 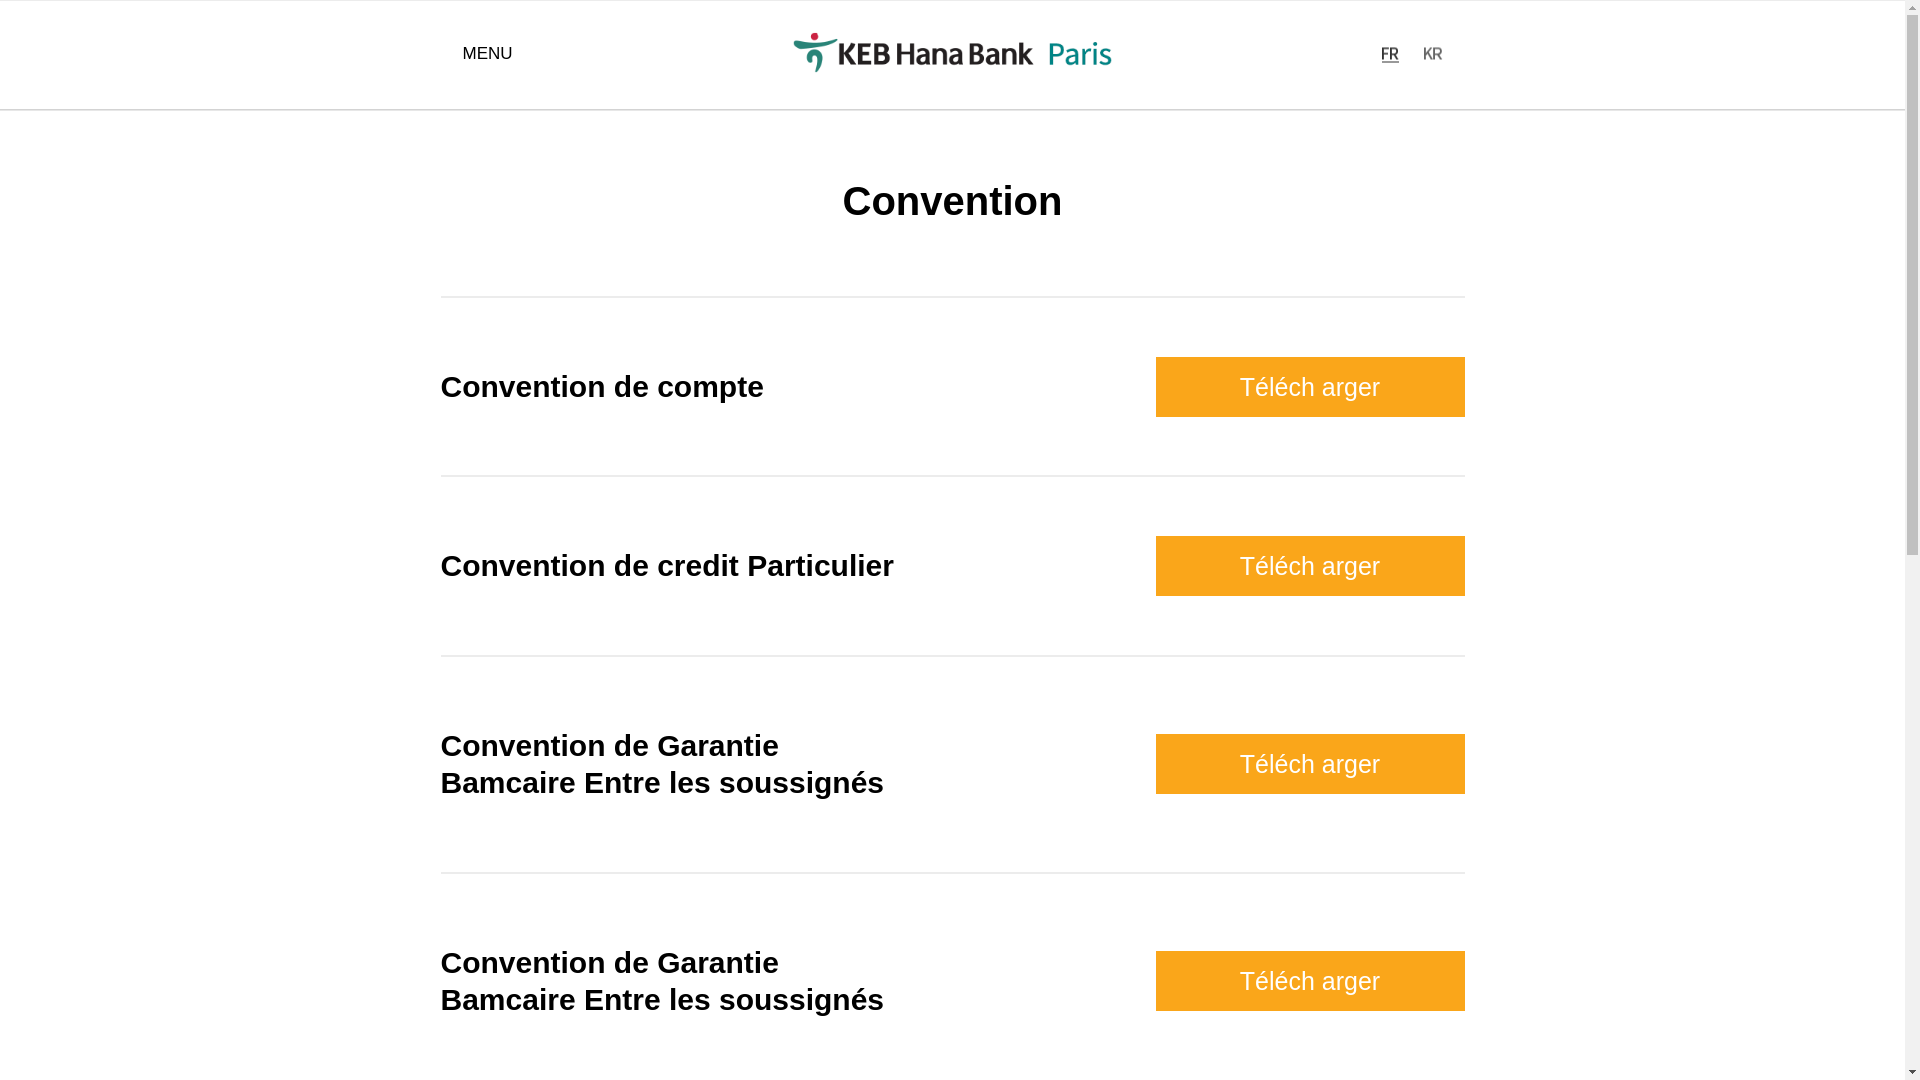 I want to click on 'KR', so click(x=1432, y=54).